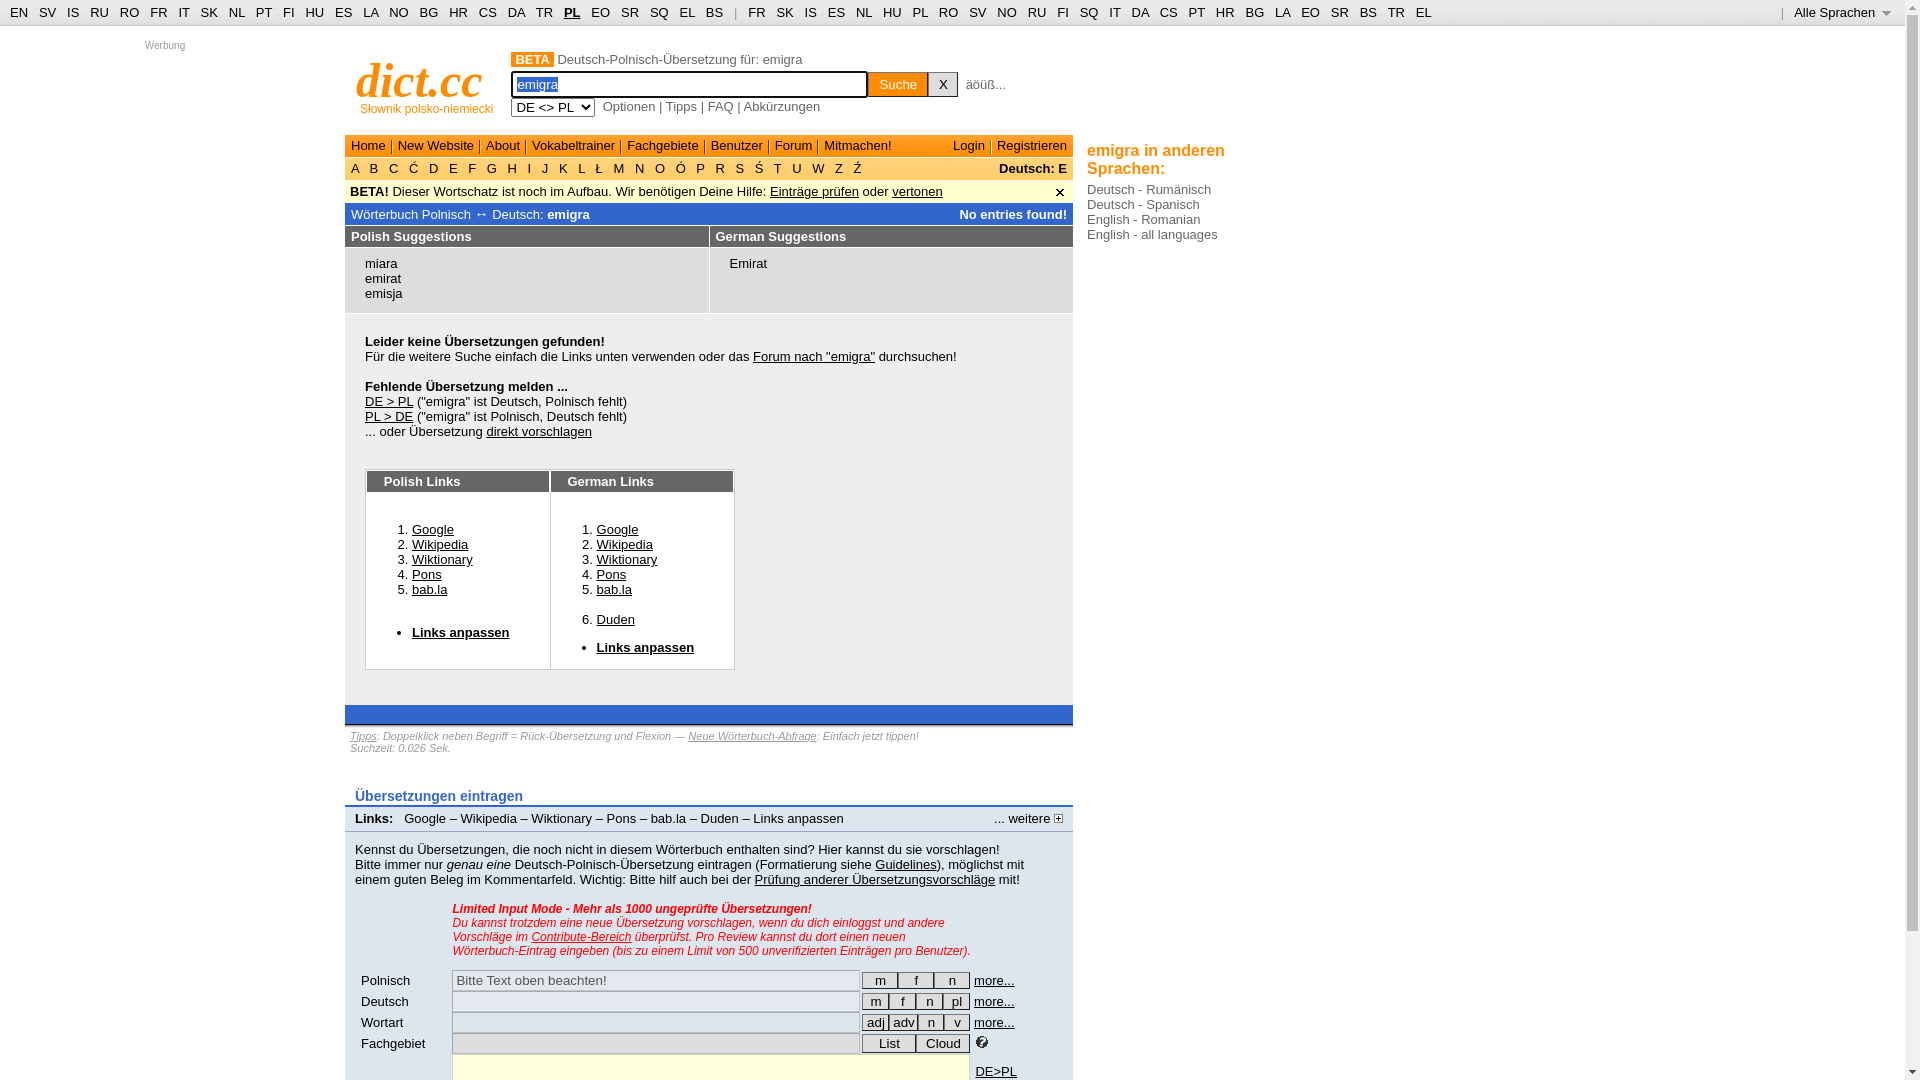 This screenshot has height=1080, width=1920. I want to click on 'Optionen', so click(628, 106).